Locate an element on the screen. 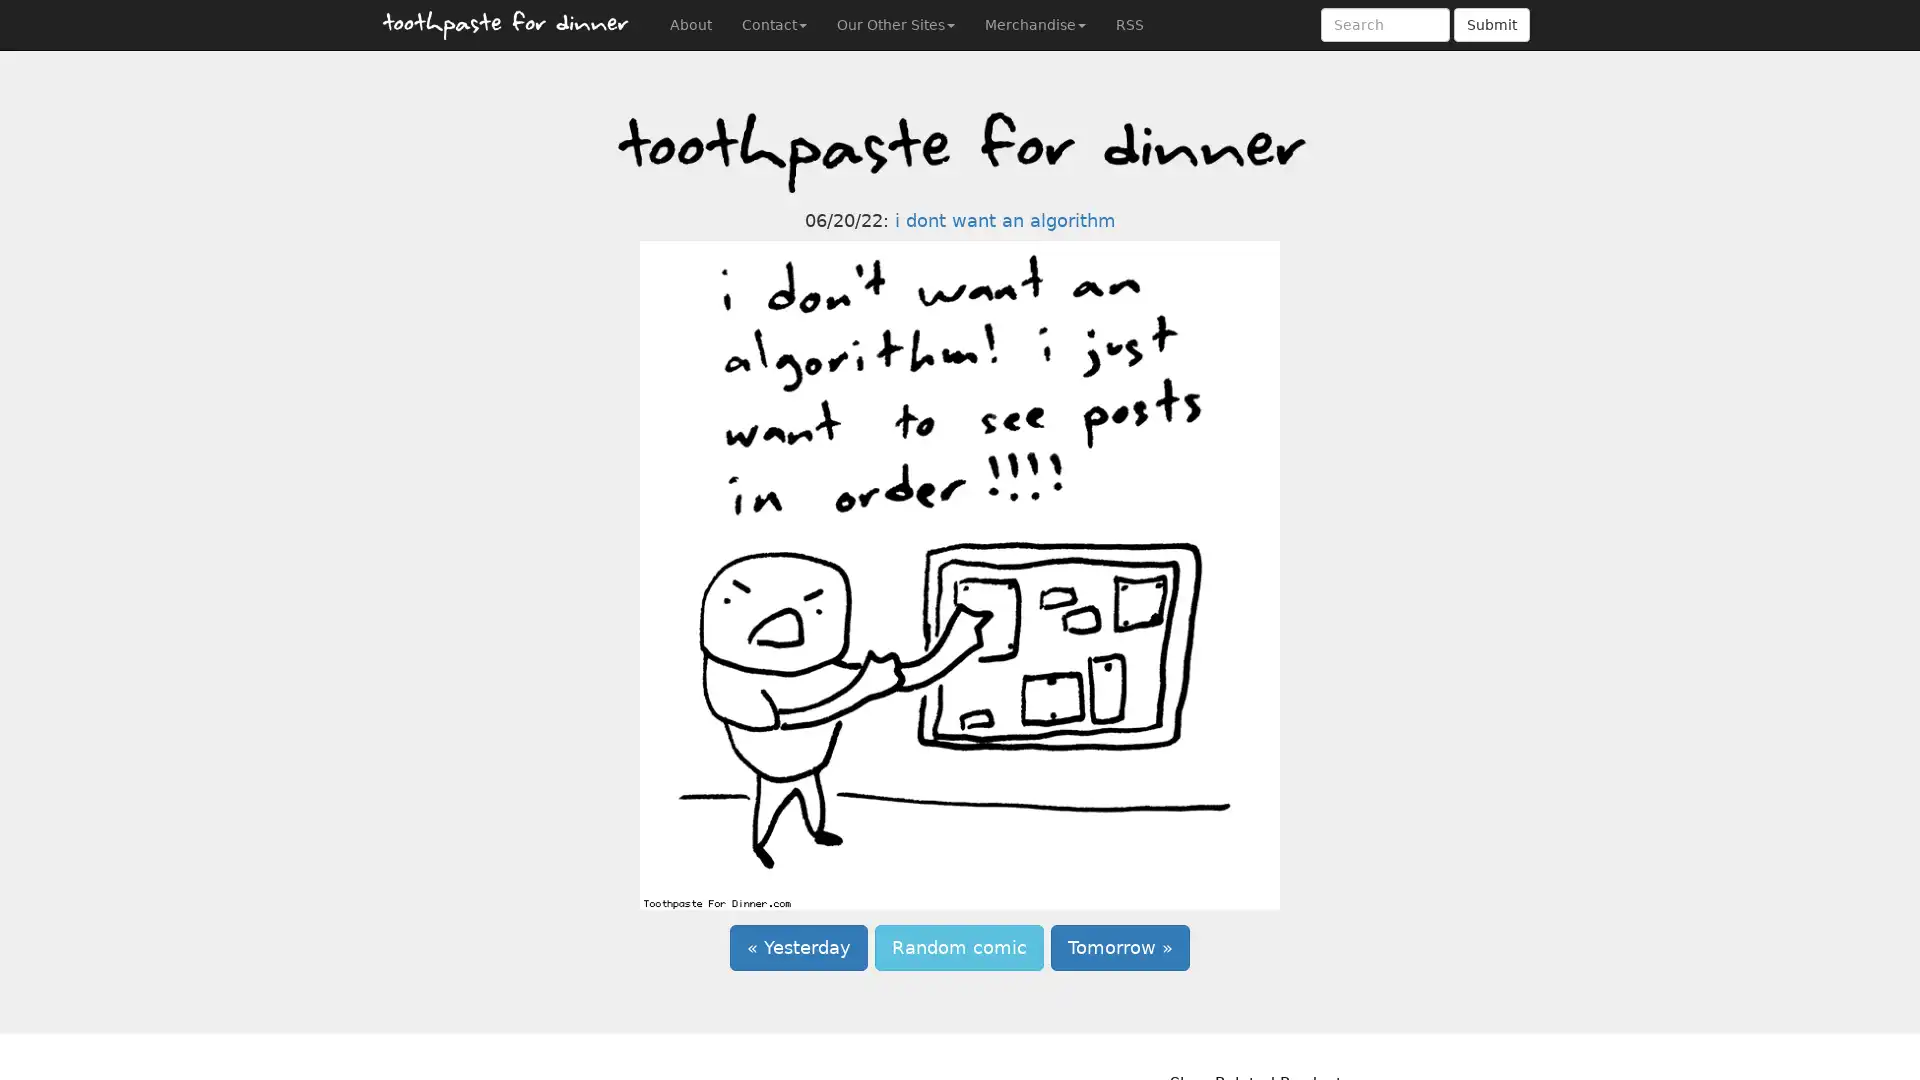 The height and width of the screenshot is (1080, 1920). Submit is located at coordinates (1492, 24).